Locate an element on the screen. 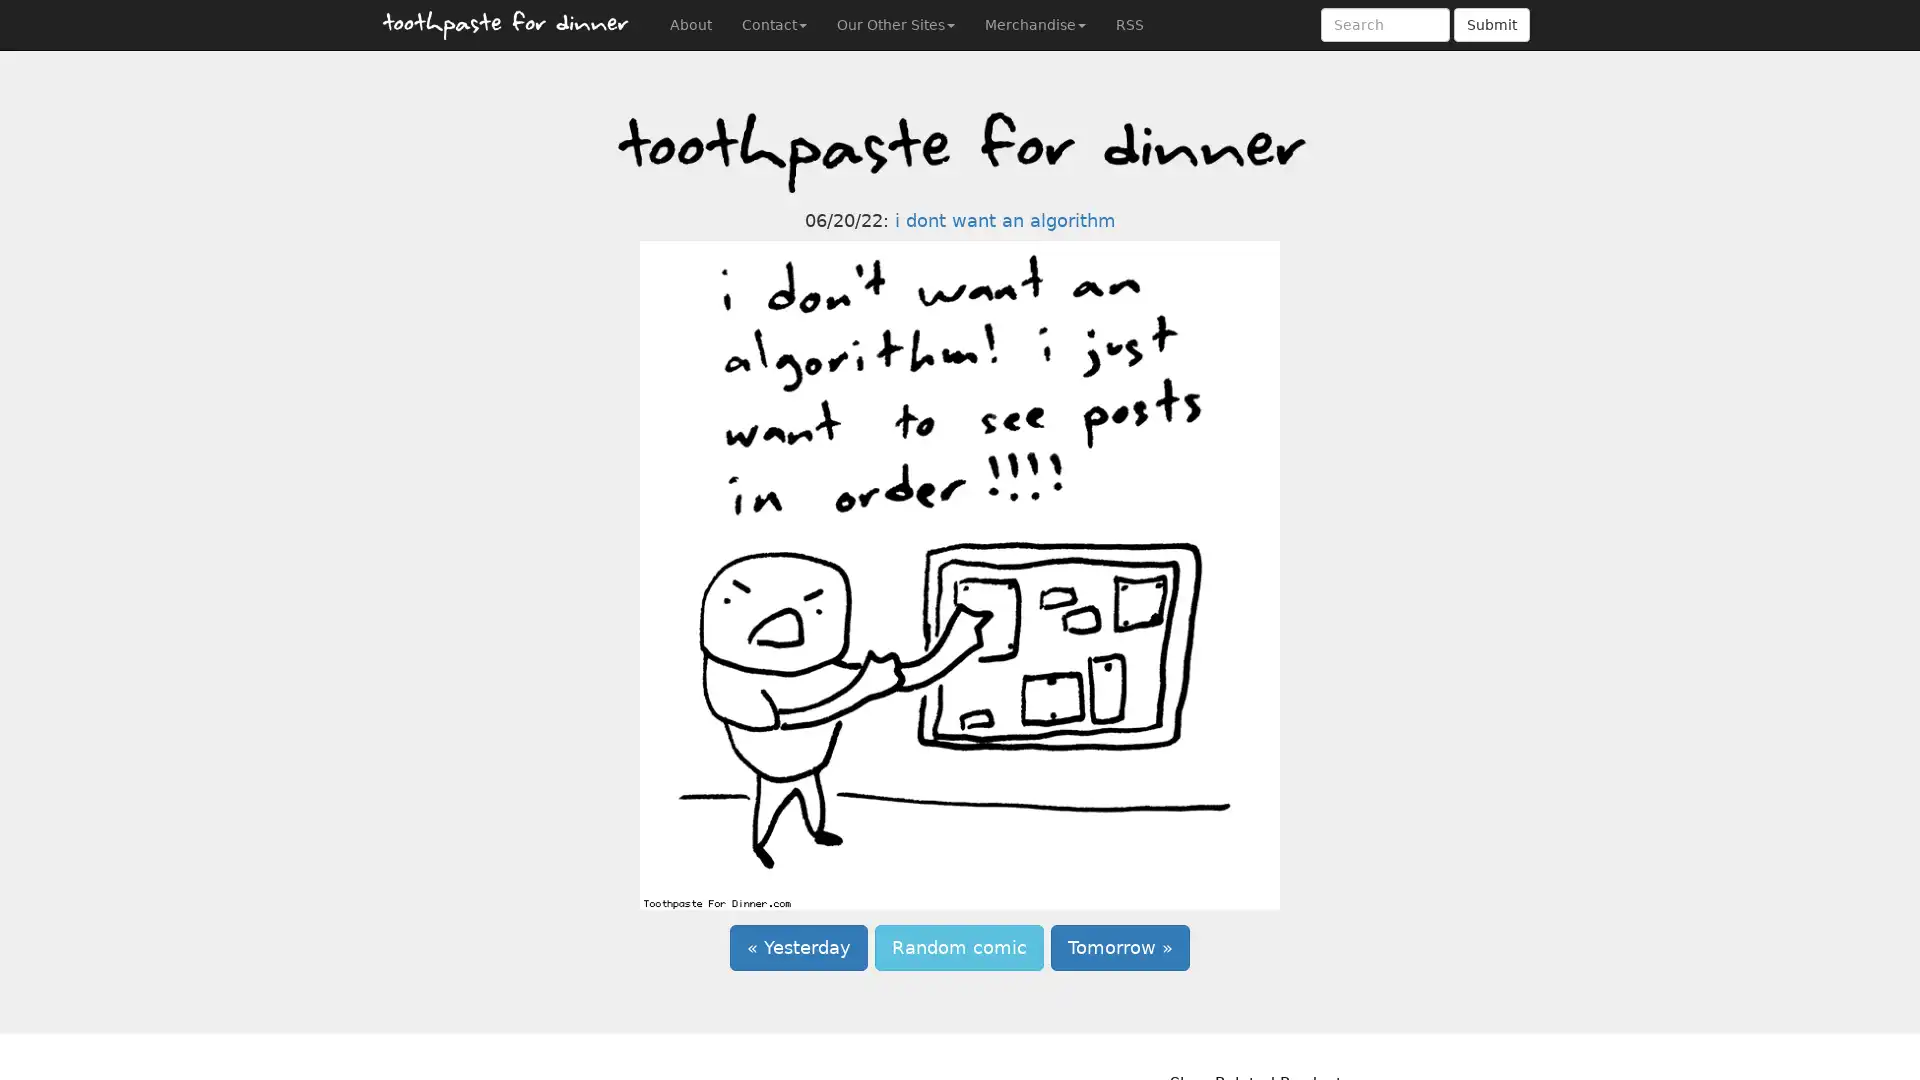 The height and width of the screenshot is (1080, 1920). Submit is located at coordinates (1492, 24).